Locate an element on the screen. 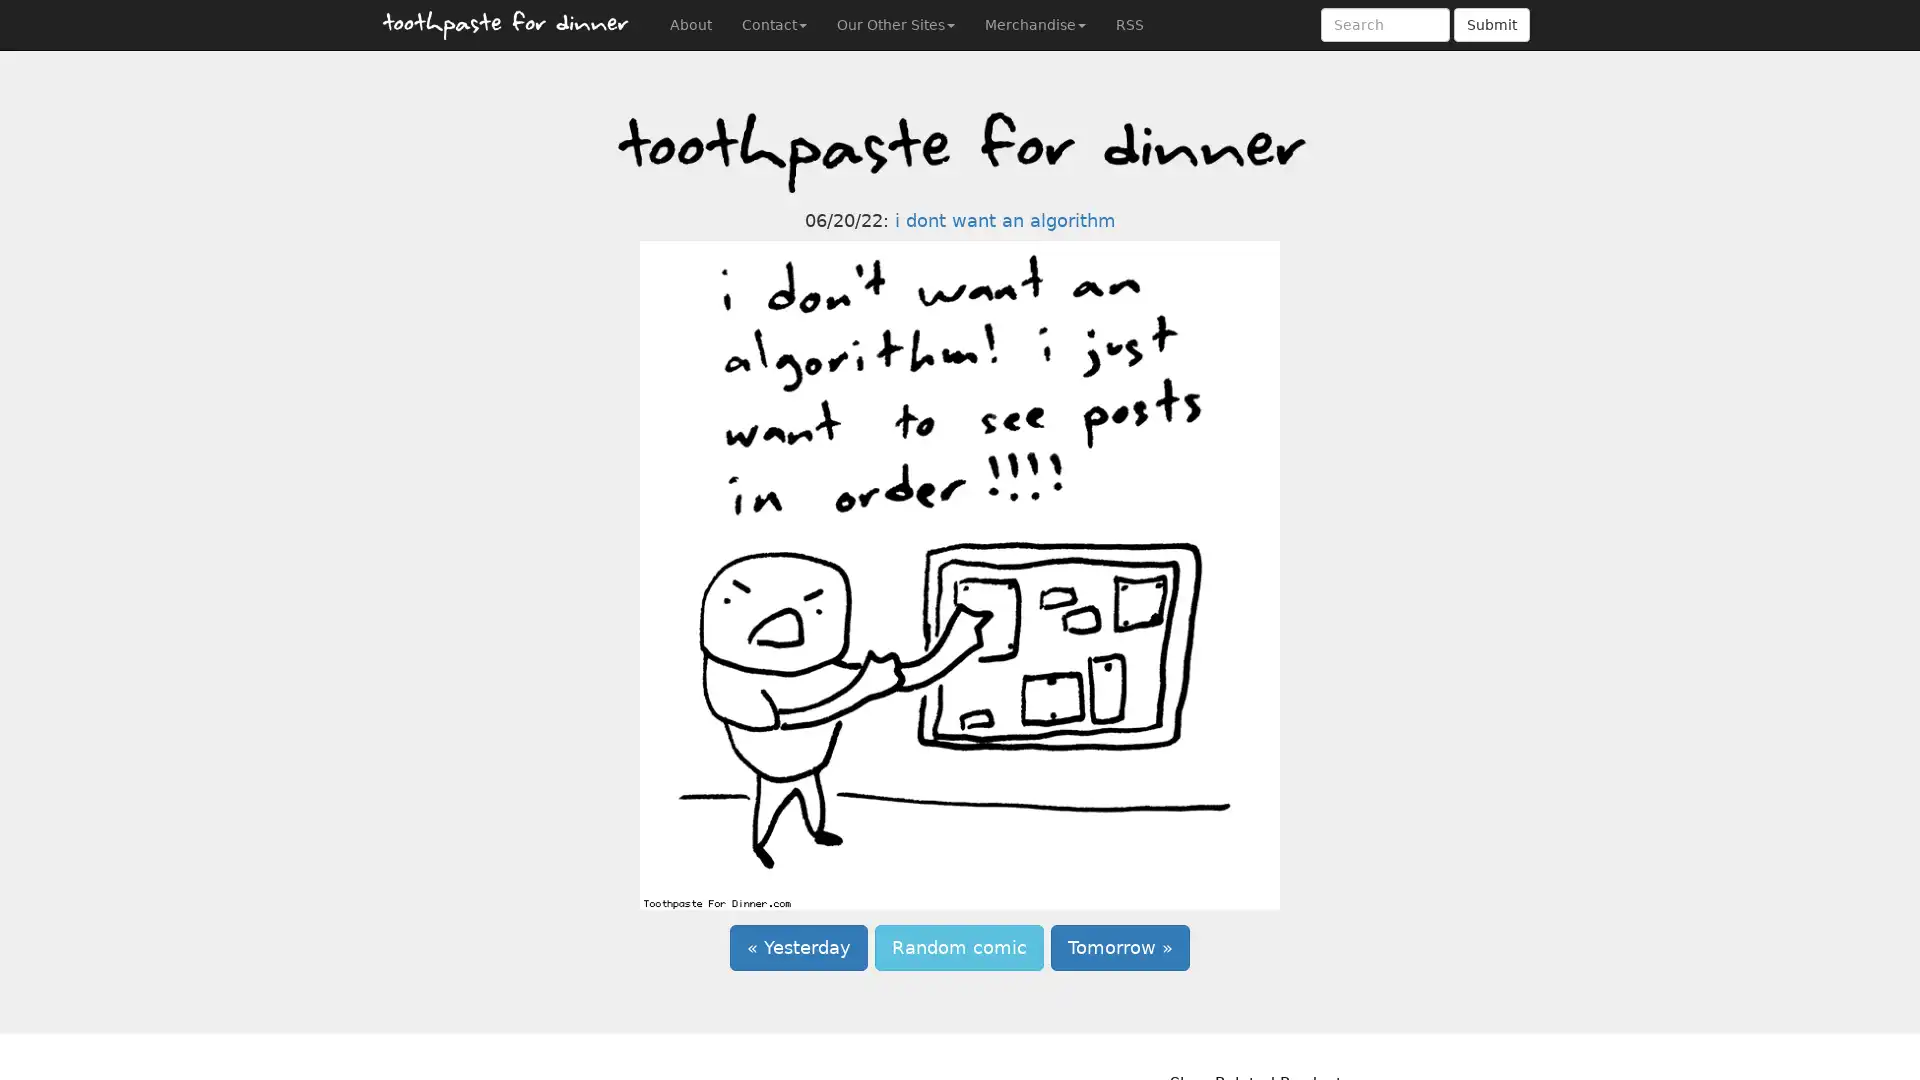 The height and width of the screenshot is (1080, 1920). Submit is located at coordinates (1492, 24).